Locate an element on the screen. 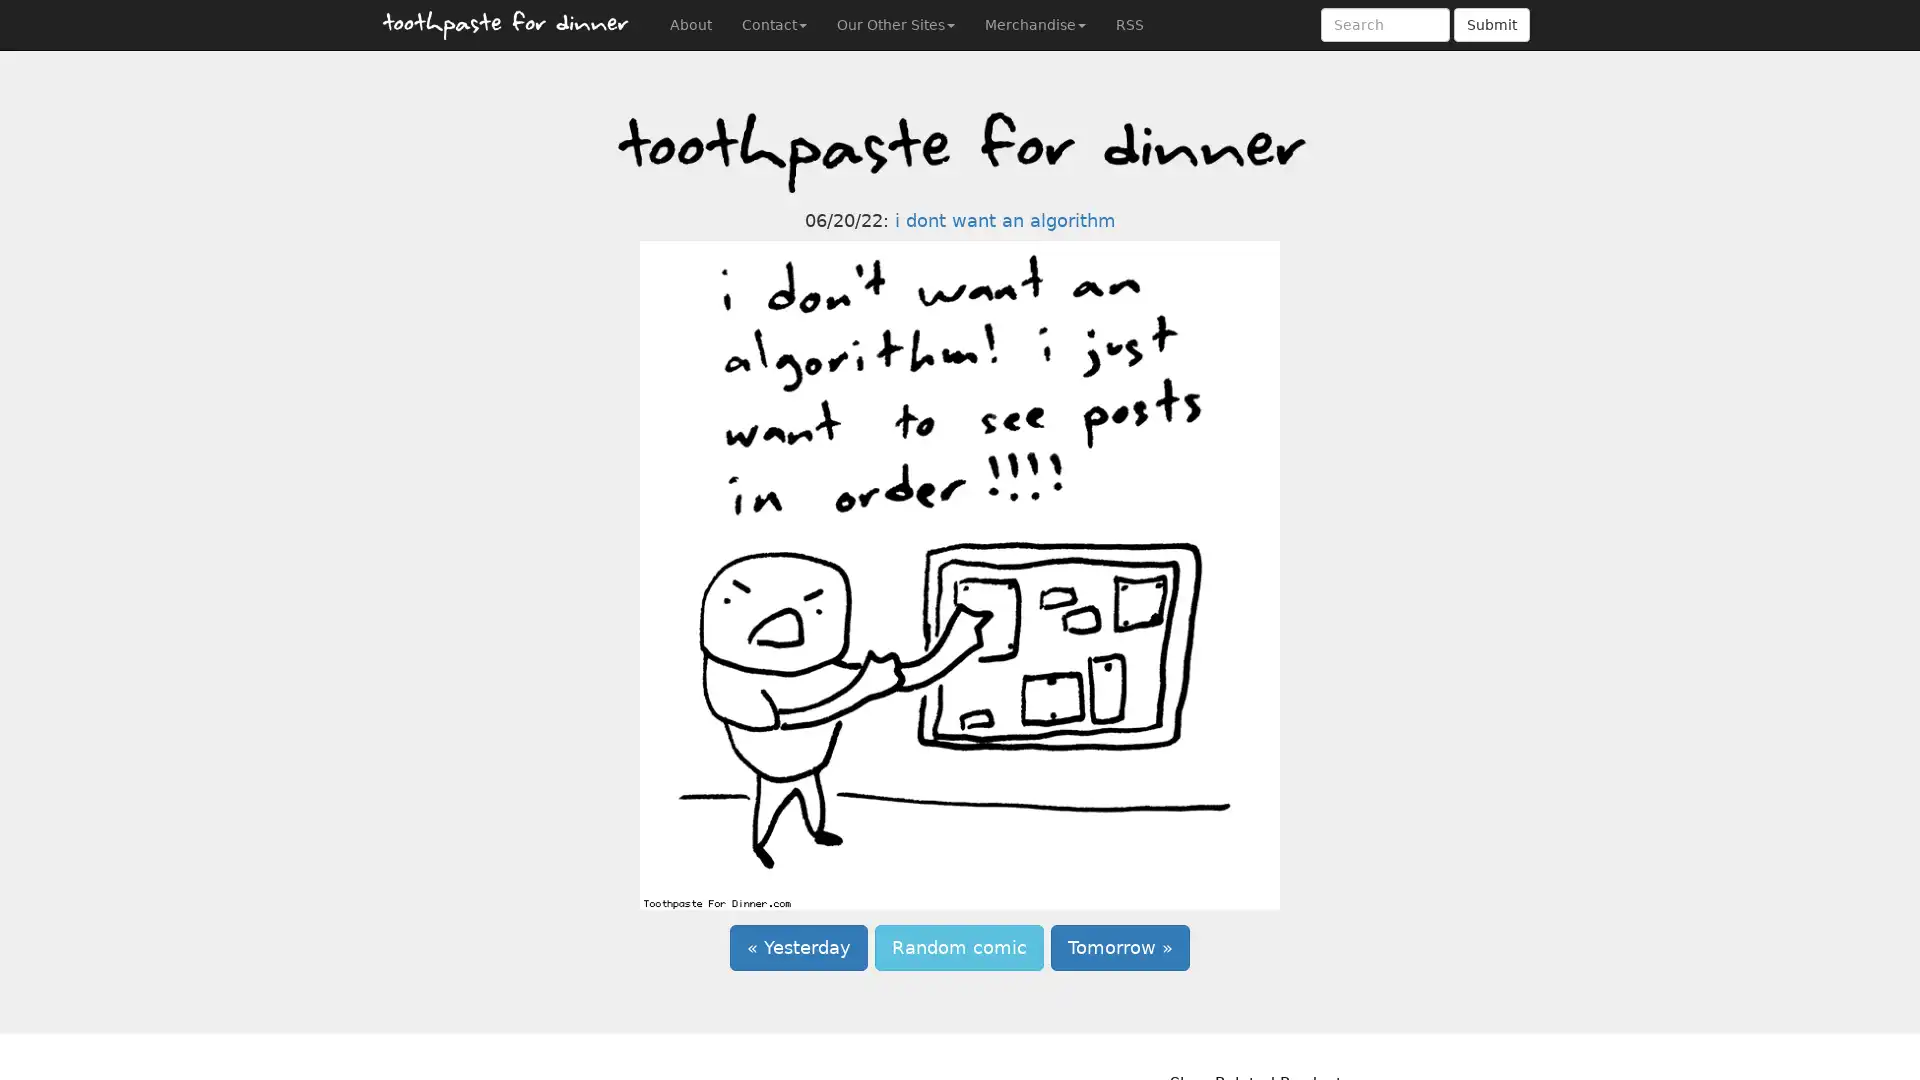 The height and width of the screenshot is (1080, 1920). Submit is located at coordinates (1492, 24).